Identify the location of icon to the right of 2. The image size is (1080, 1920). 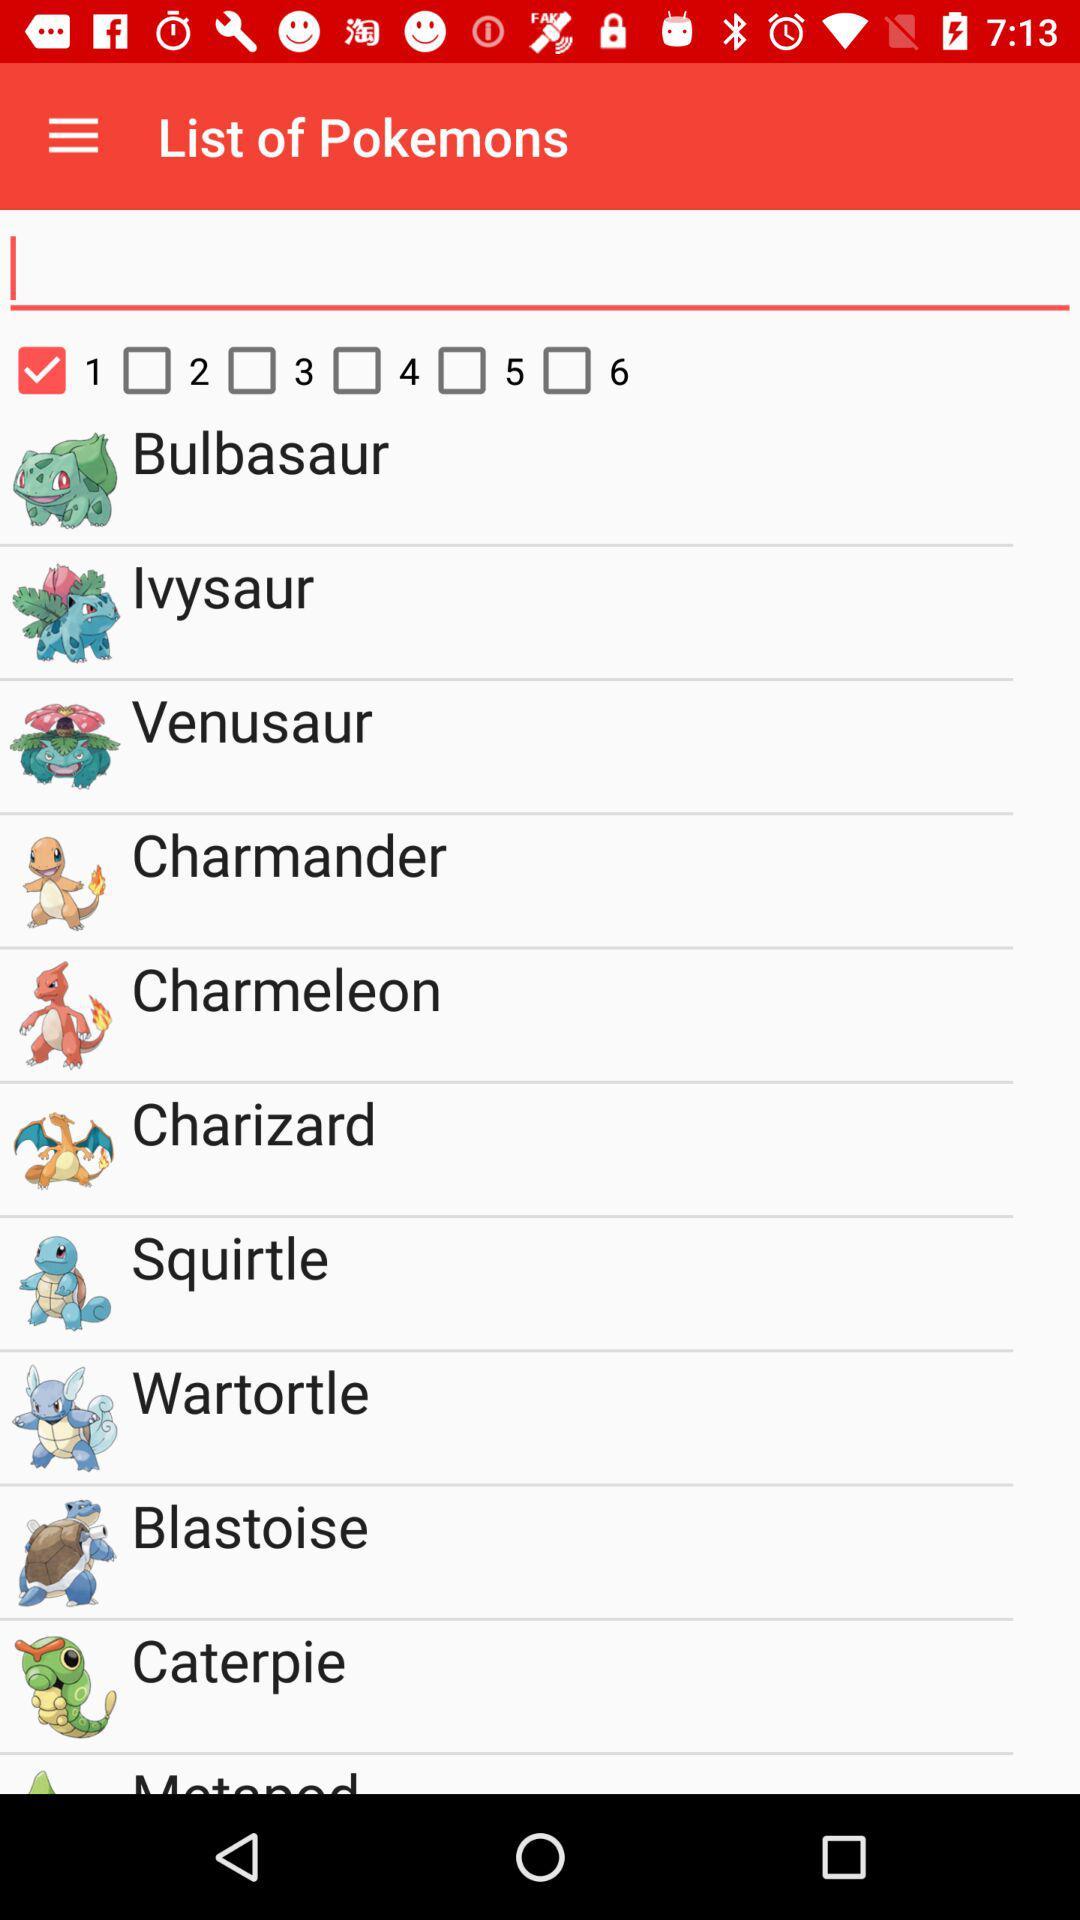
(261, 370).